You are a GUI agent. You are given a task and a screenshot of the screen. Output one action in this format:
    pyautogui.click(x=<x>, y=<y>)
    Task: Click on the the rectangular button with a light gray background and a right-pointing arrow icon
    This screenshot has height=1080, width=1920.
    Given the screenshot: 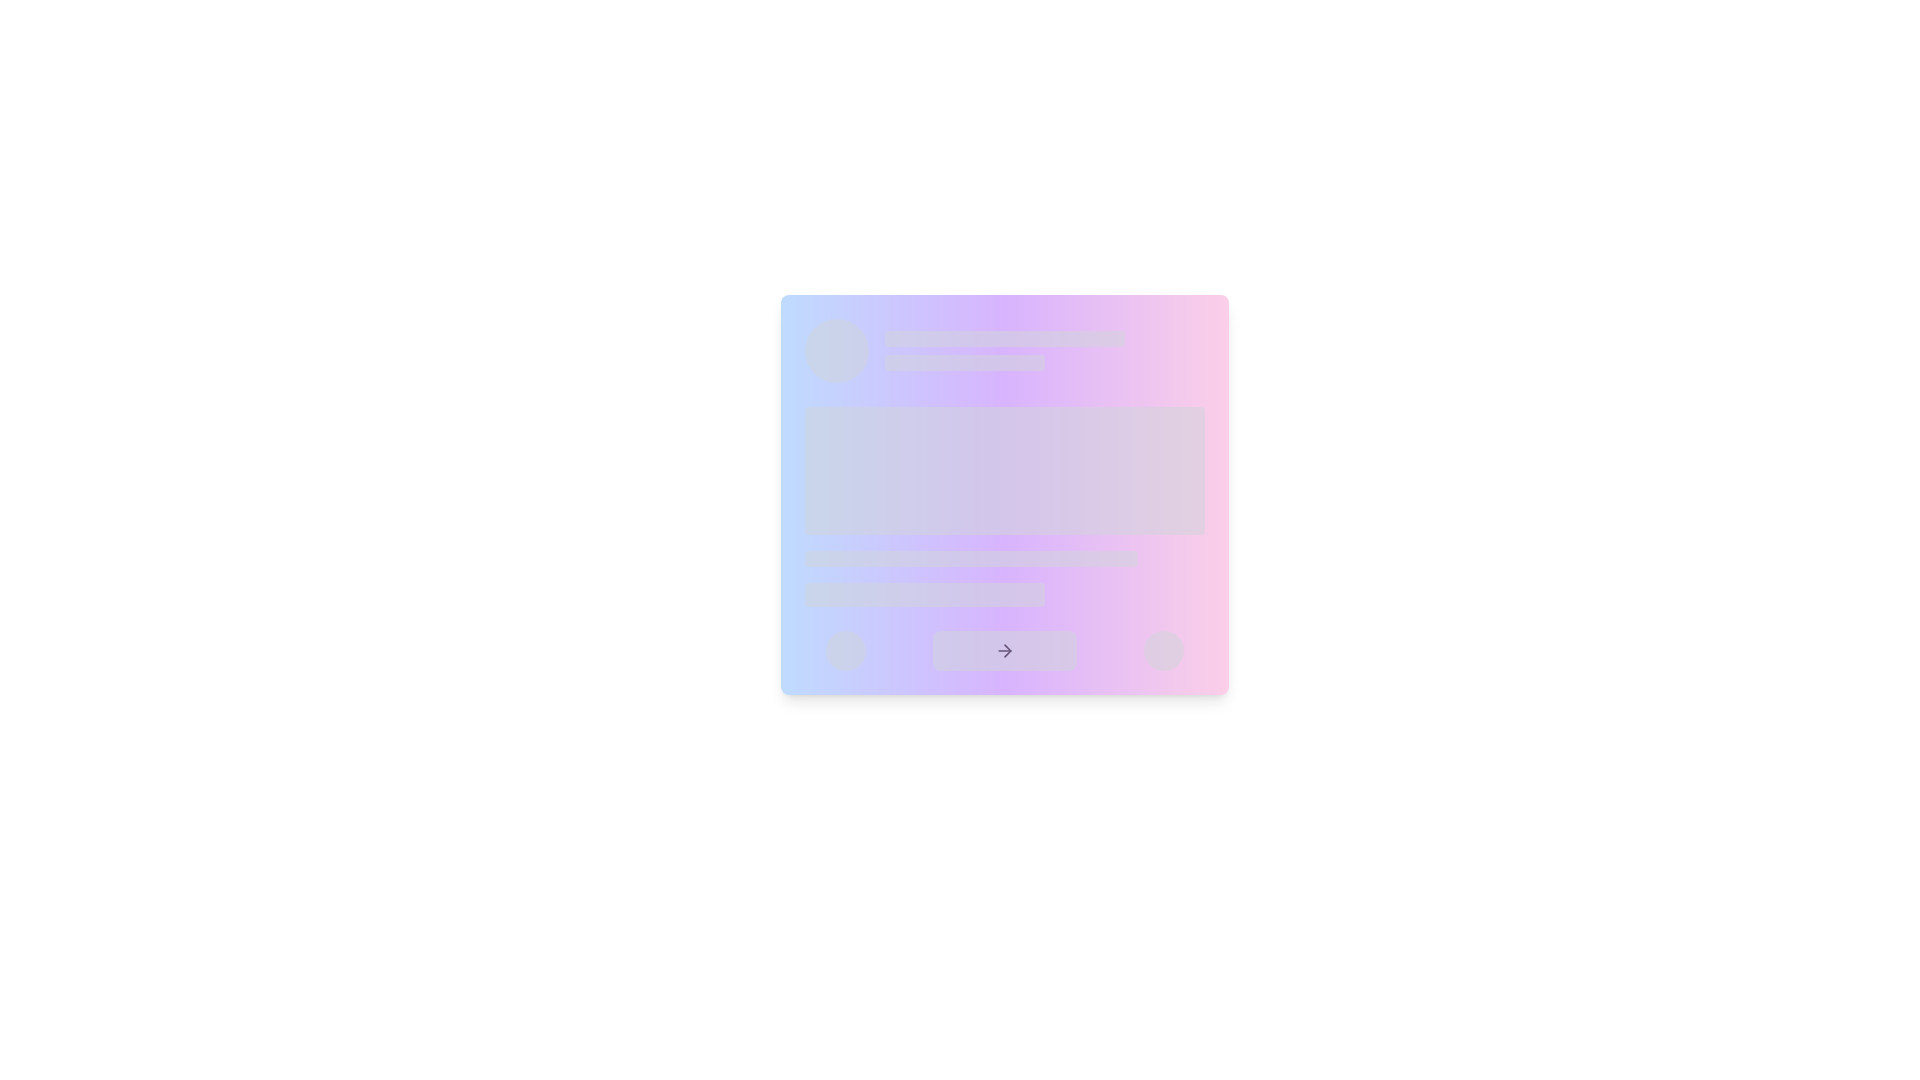 What is the action you would take?
    pyautogui.click(x=1004, y=651)
    